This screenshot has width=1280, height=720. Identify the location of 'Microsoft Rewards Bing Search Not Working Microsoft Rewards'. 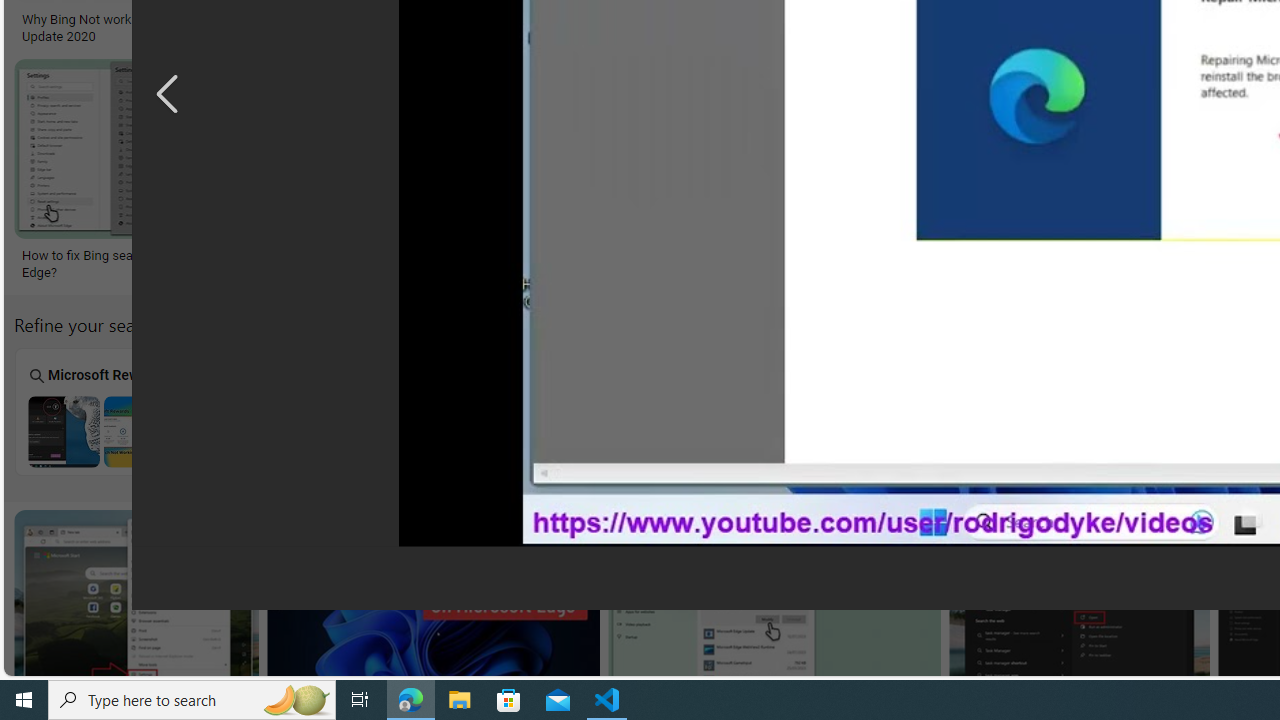
(100, 410).